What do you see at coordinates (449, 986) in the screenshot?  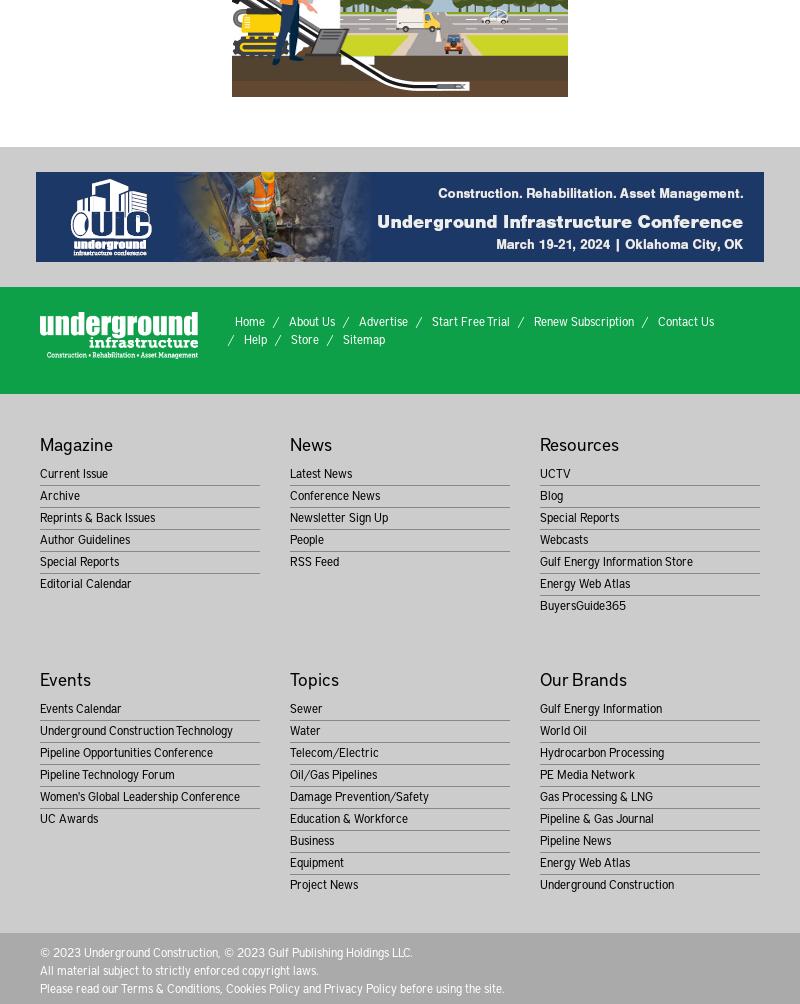 I see `'before using the site.'` at bounding box center [449, 986].